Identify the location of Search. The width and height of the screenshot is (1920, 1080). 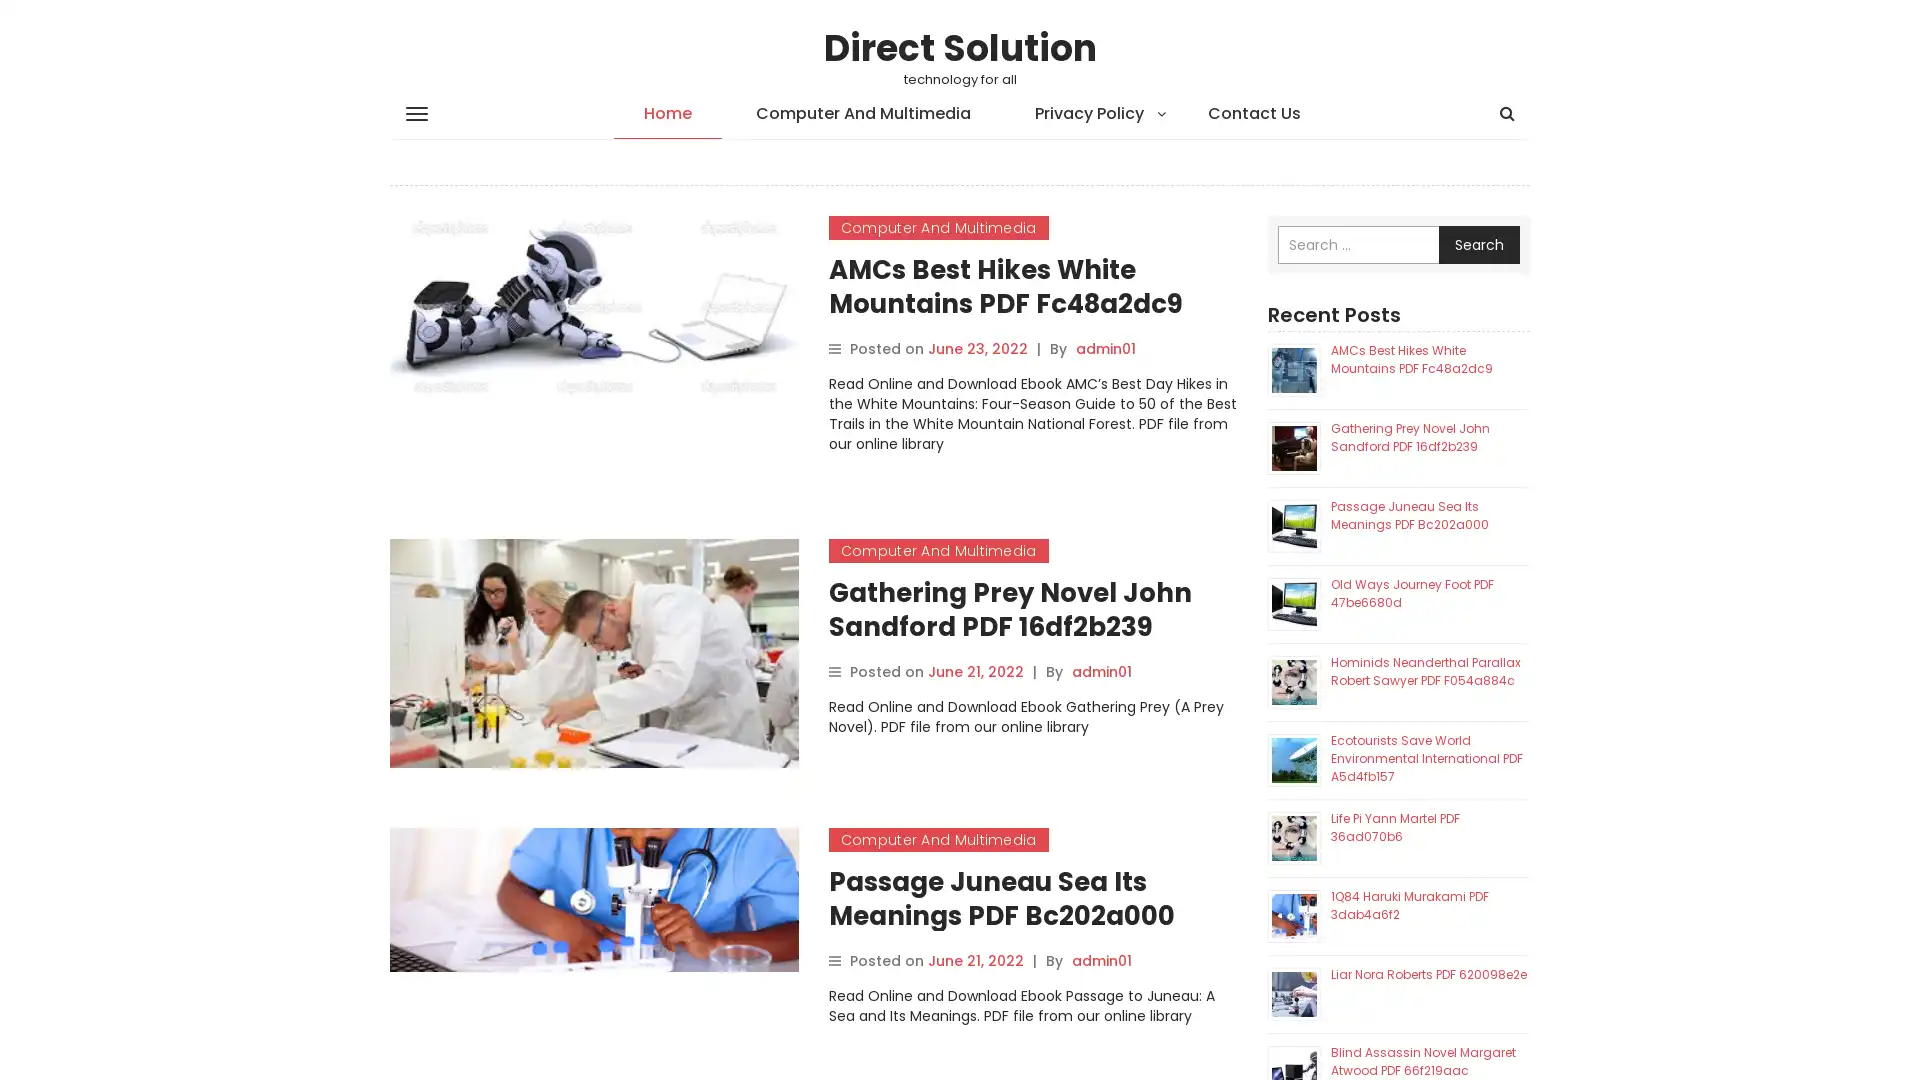
(1479, 244).